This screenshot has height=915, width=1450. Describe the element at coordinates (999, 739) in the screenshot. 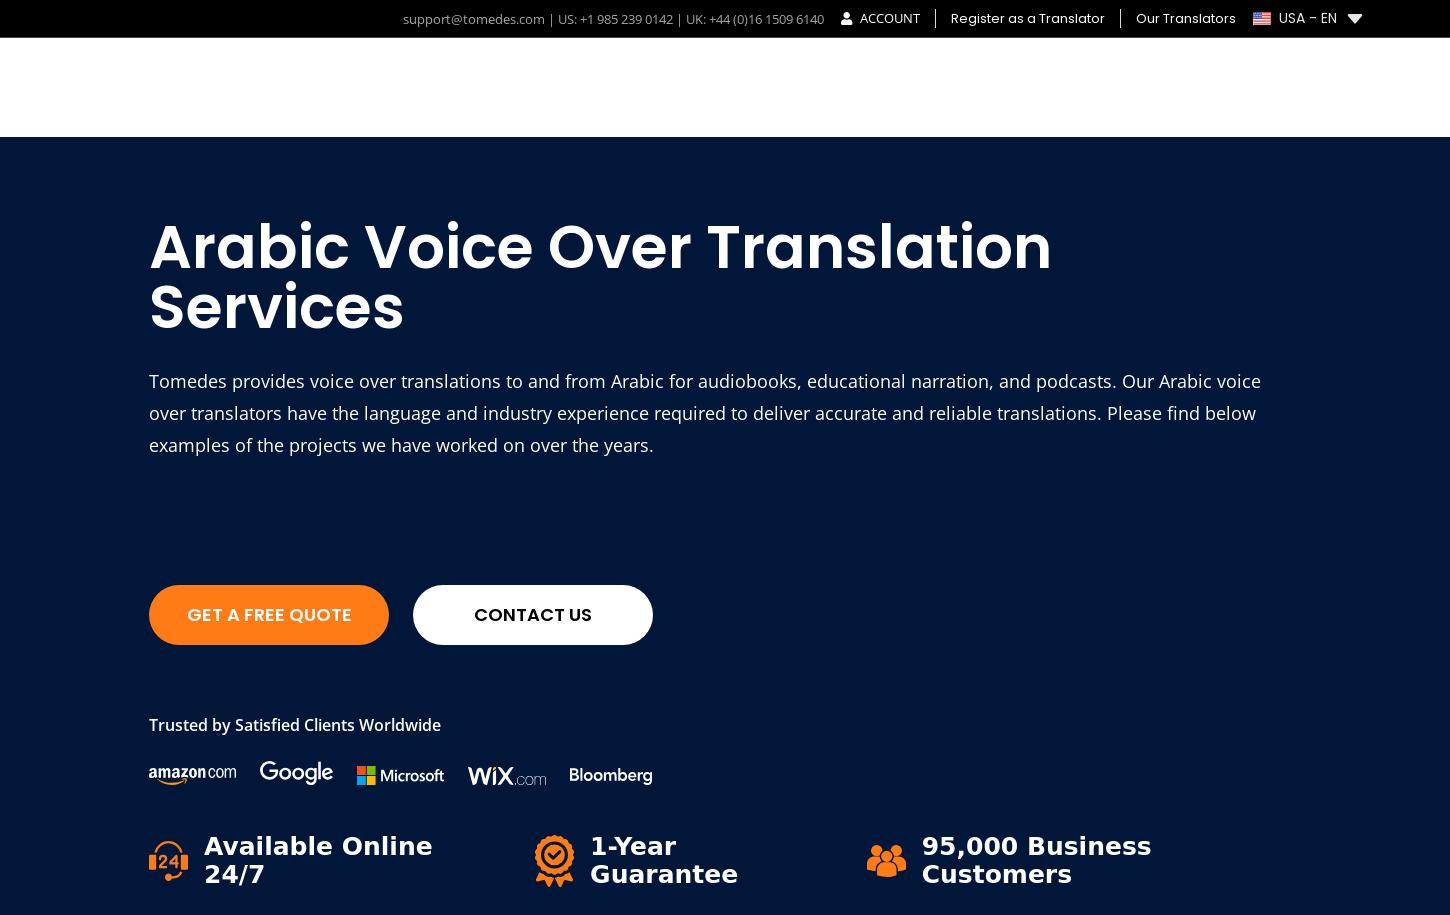

I see `'Tell Us More About Your Needs'` at that location.